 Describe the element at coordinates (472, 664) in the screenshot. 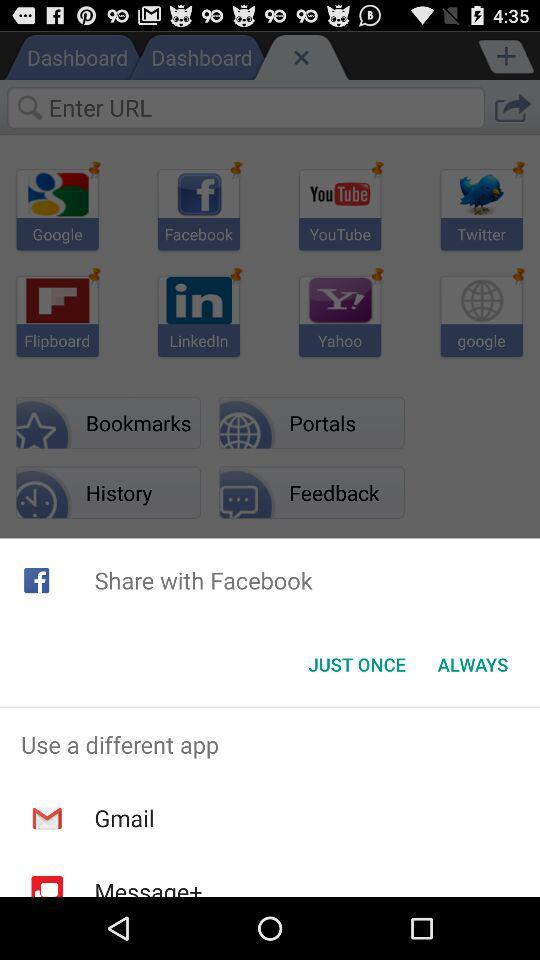

I see `the item below share with facebook item` at that location.